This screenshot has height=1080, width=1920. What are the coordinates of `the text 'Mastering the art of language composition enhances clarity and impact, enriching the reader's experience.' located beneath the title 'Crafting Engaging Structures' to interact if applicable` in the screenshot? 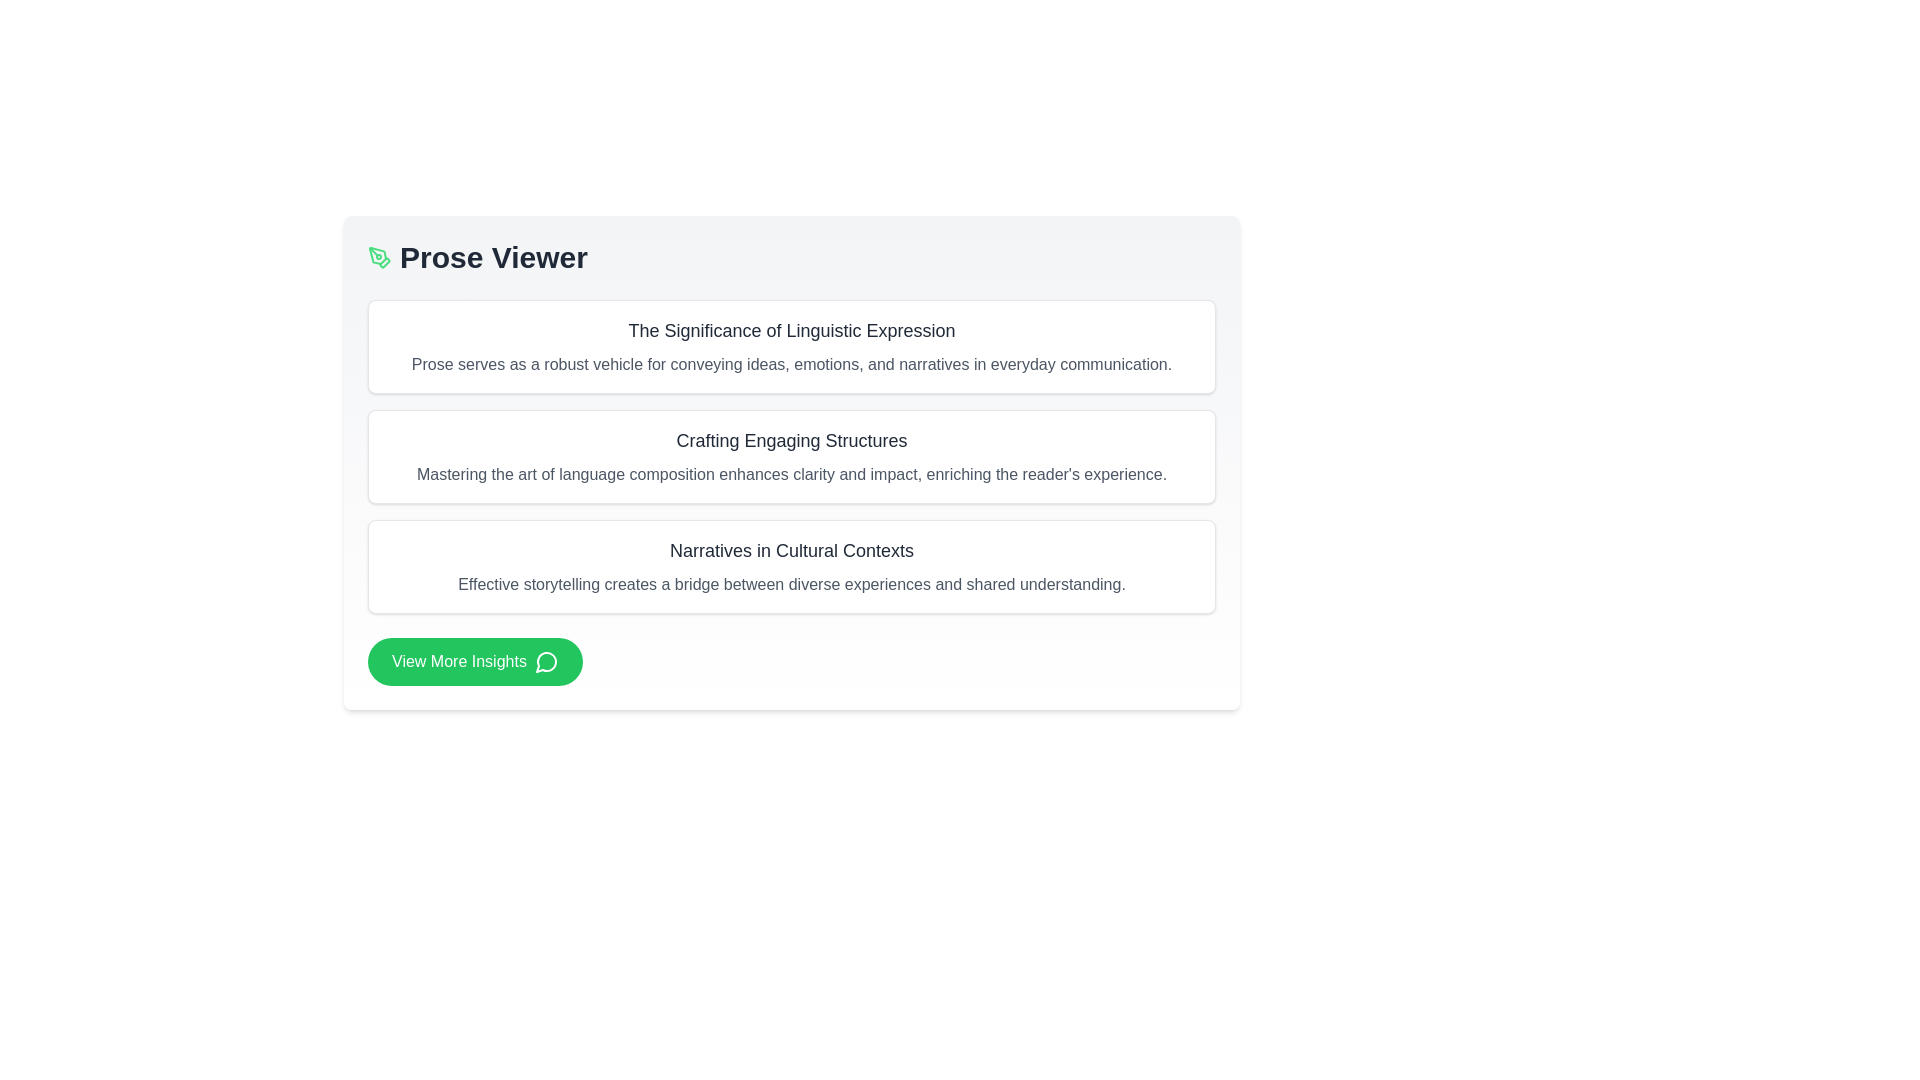 It's located at (791, 474).